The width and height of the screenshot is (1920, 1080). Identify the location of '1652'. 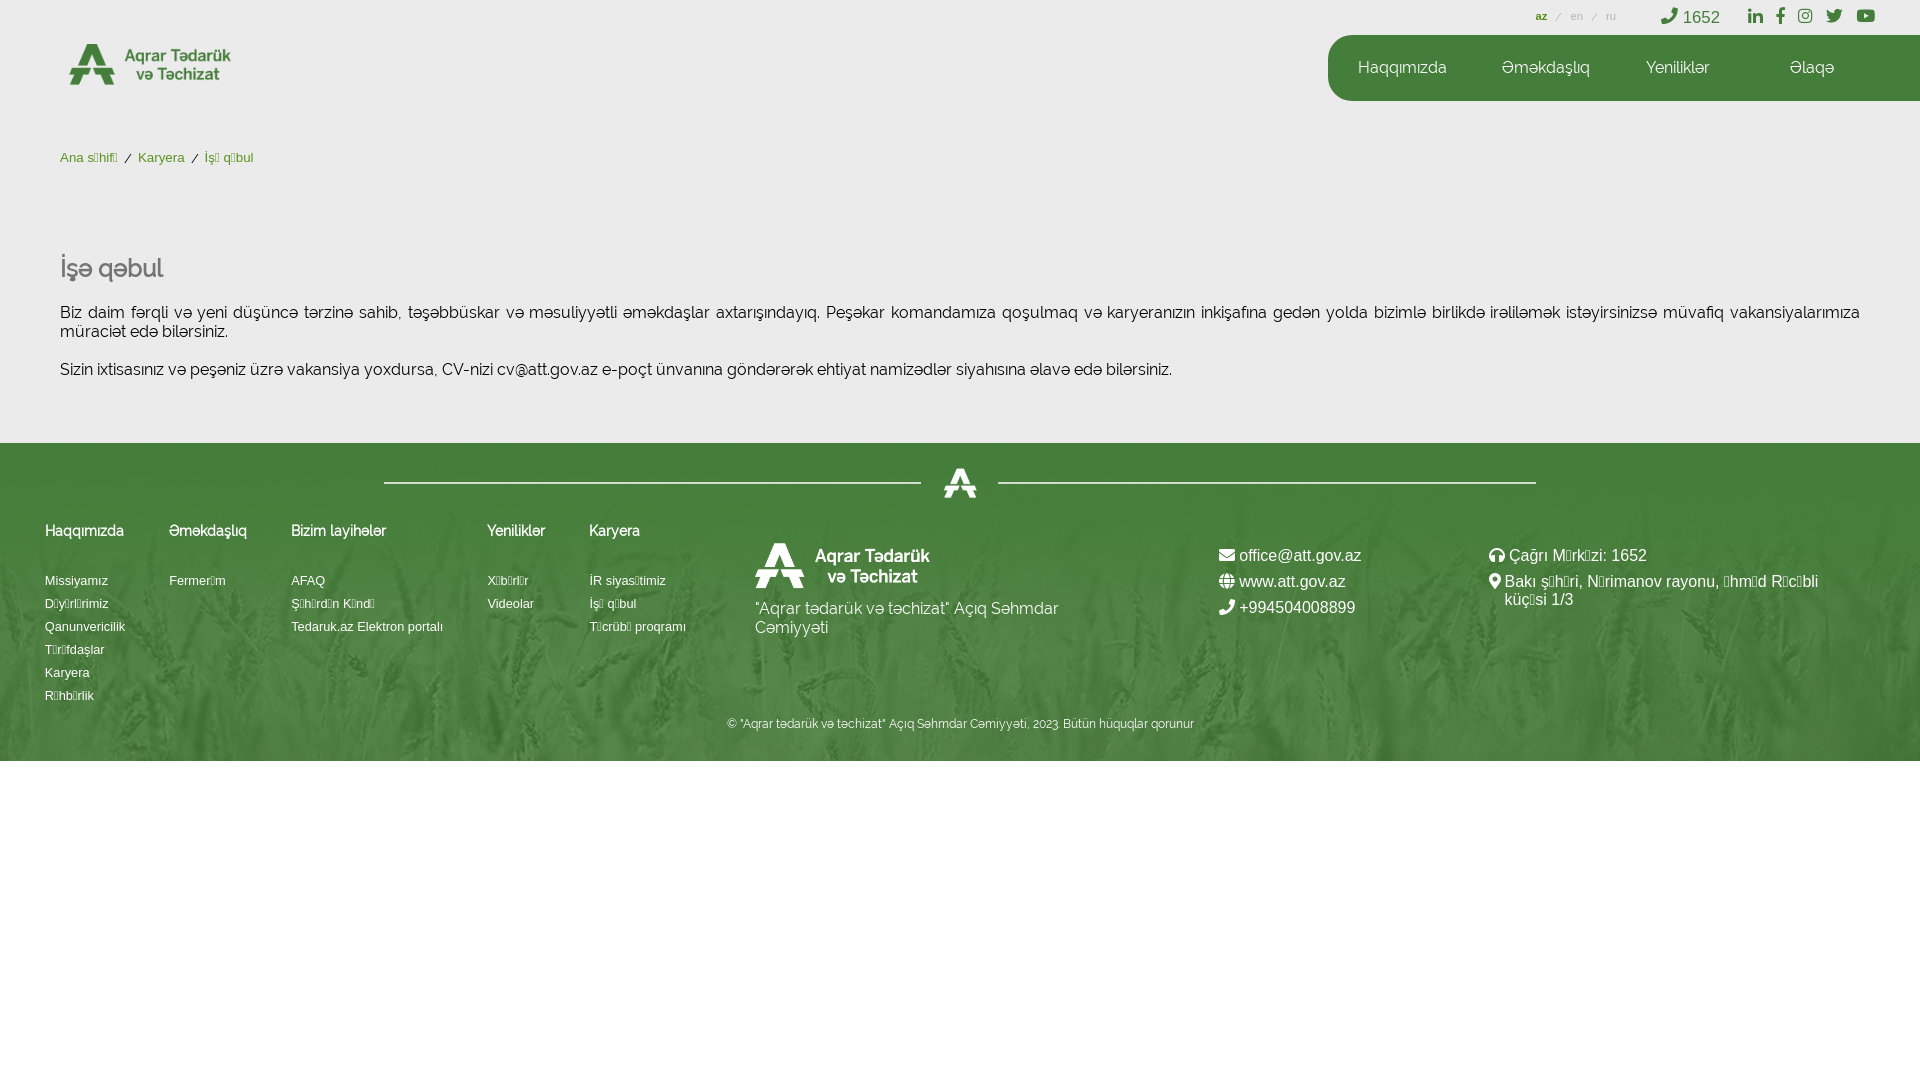
(1689, 17).